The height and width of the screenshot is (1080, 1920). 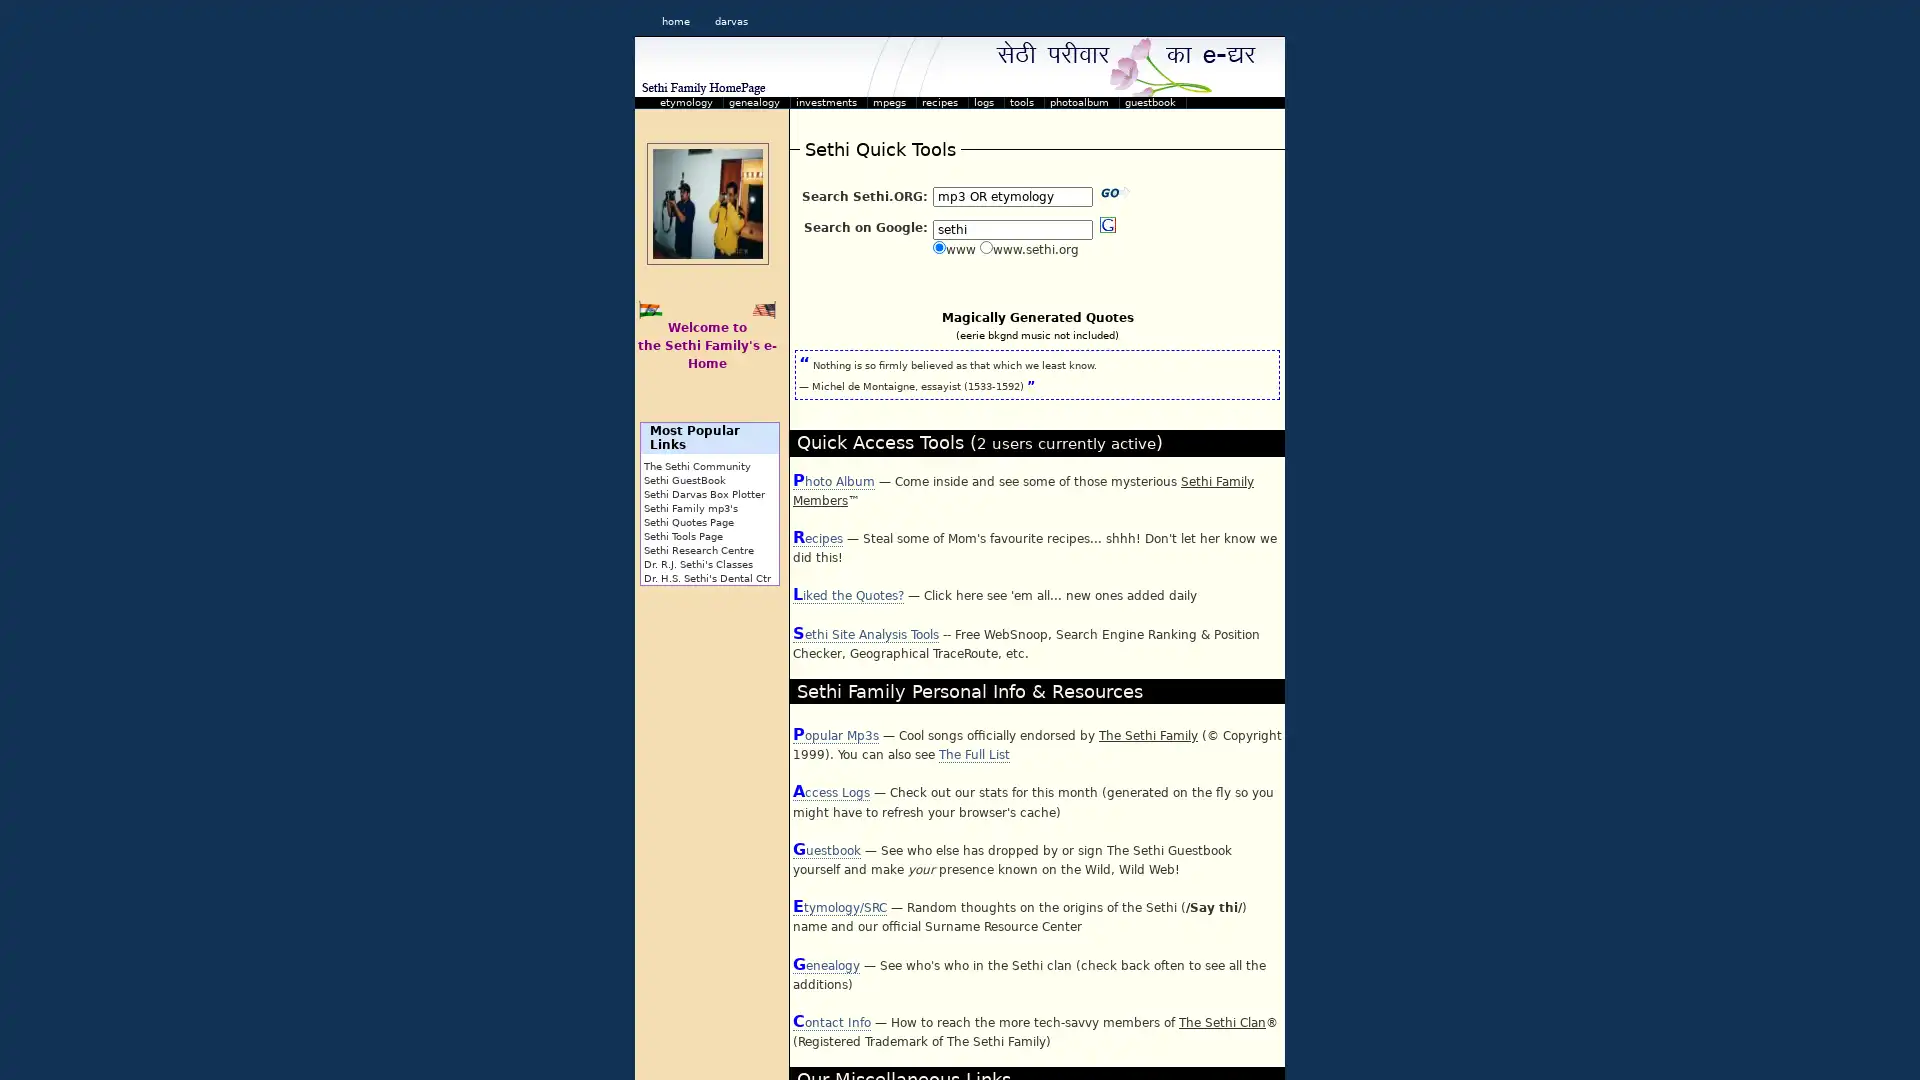 I want to click on Search Sethi.ORG, so click(x=1114, y=192).